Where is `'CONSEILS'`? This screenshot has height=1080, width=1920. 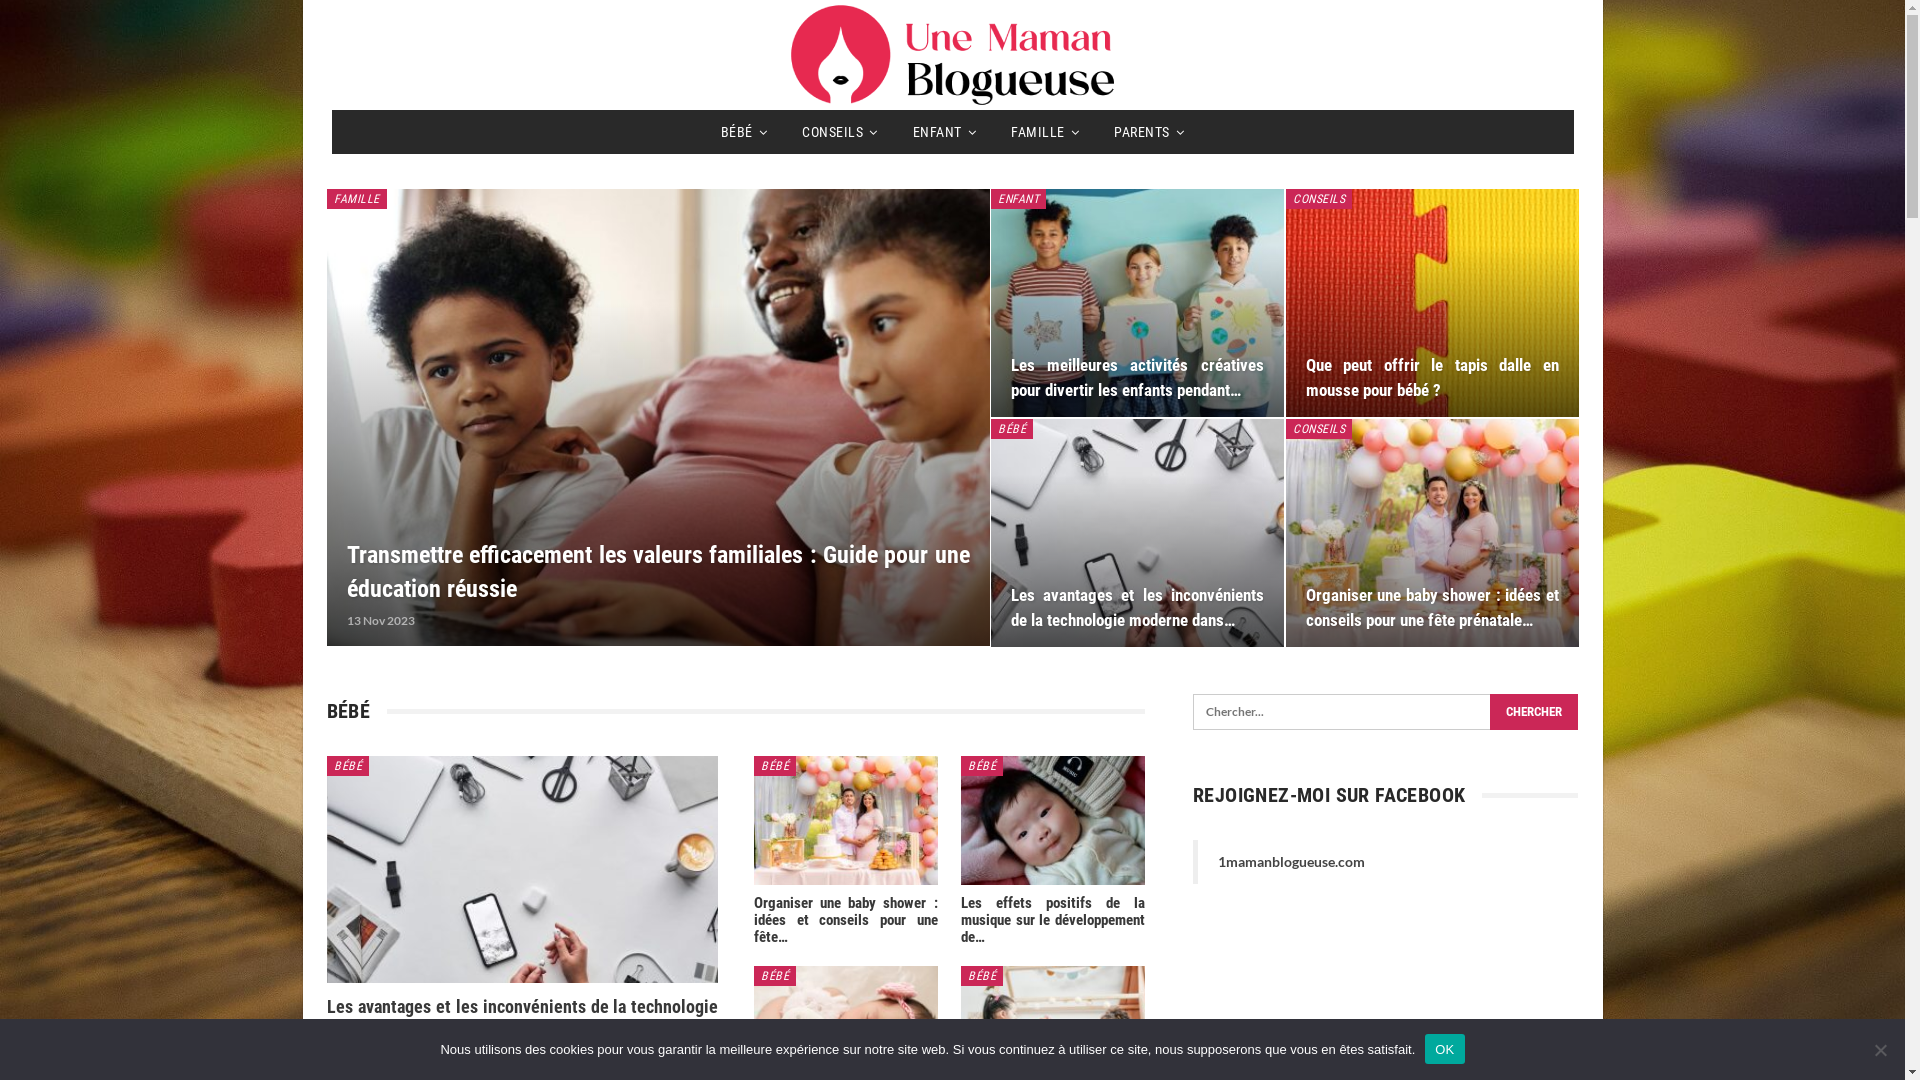 'CONSEILS' is located at coordinates (840, 131).